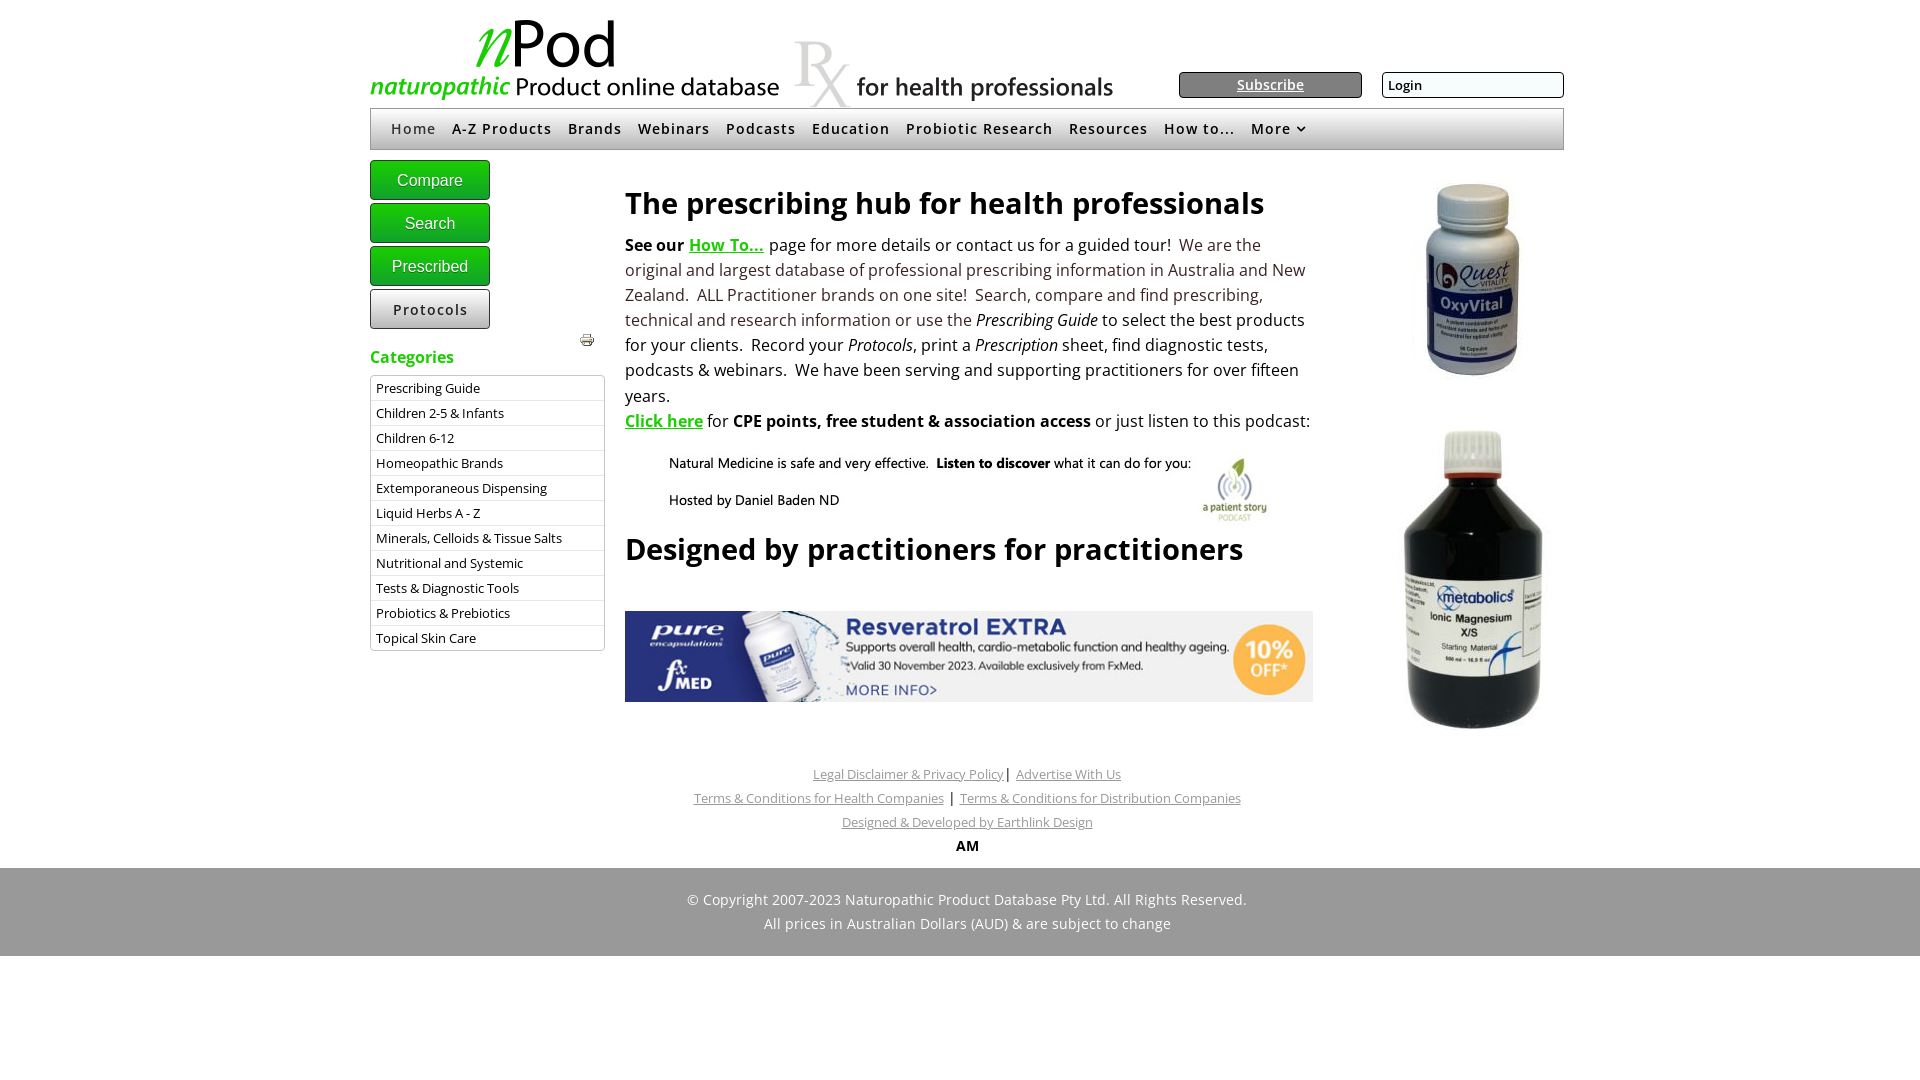 The height and width of the screenshot is (1080, 1920). I want to click on 'Terms & Conditions for Distribution Companies', so click(1099, 797).